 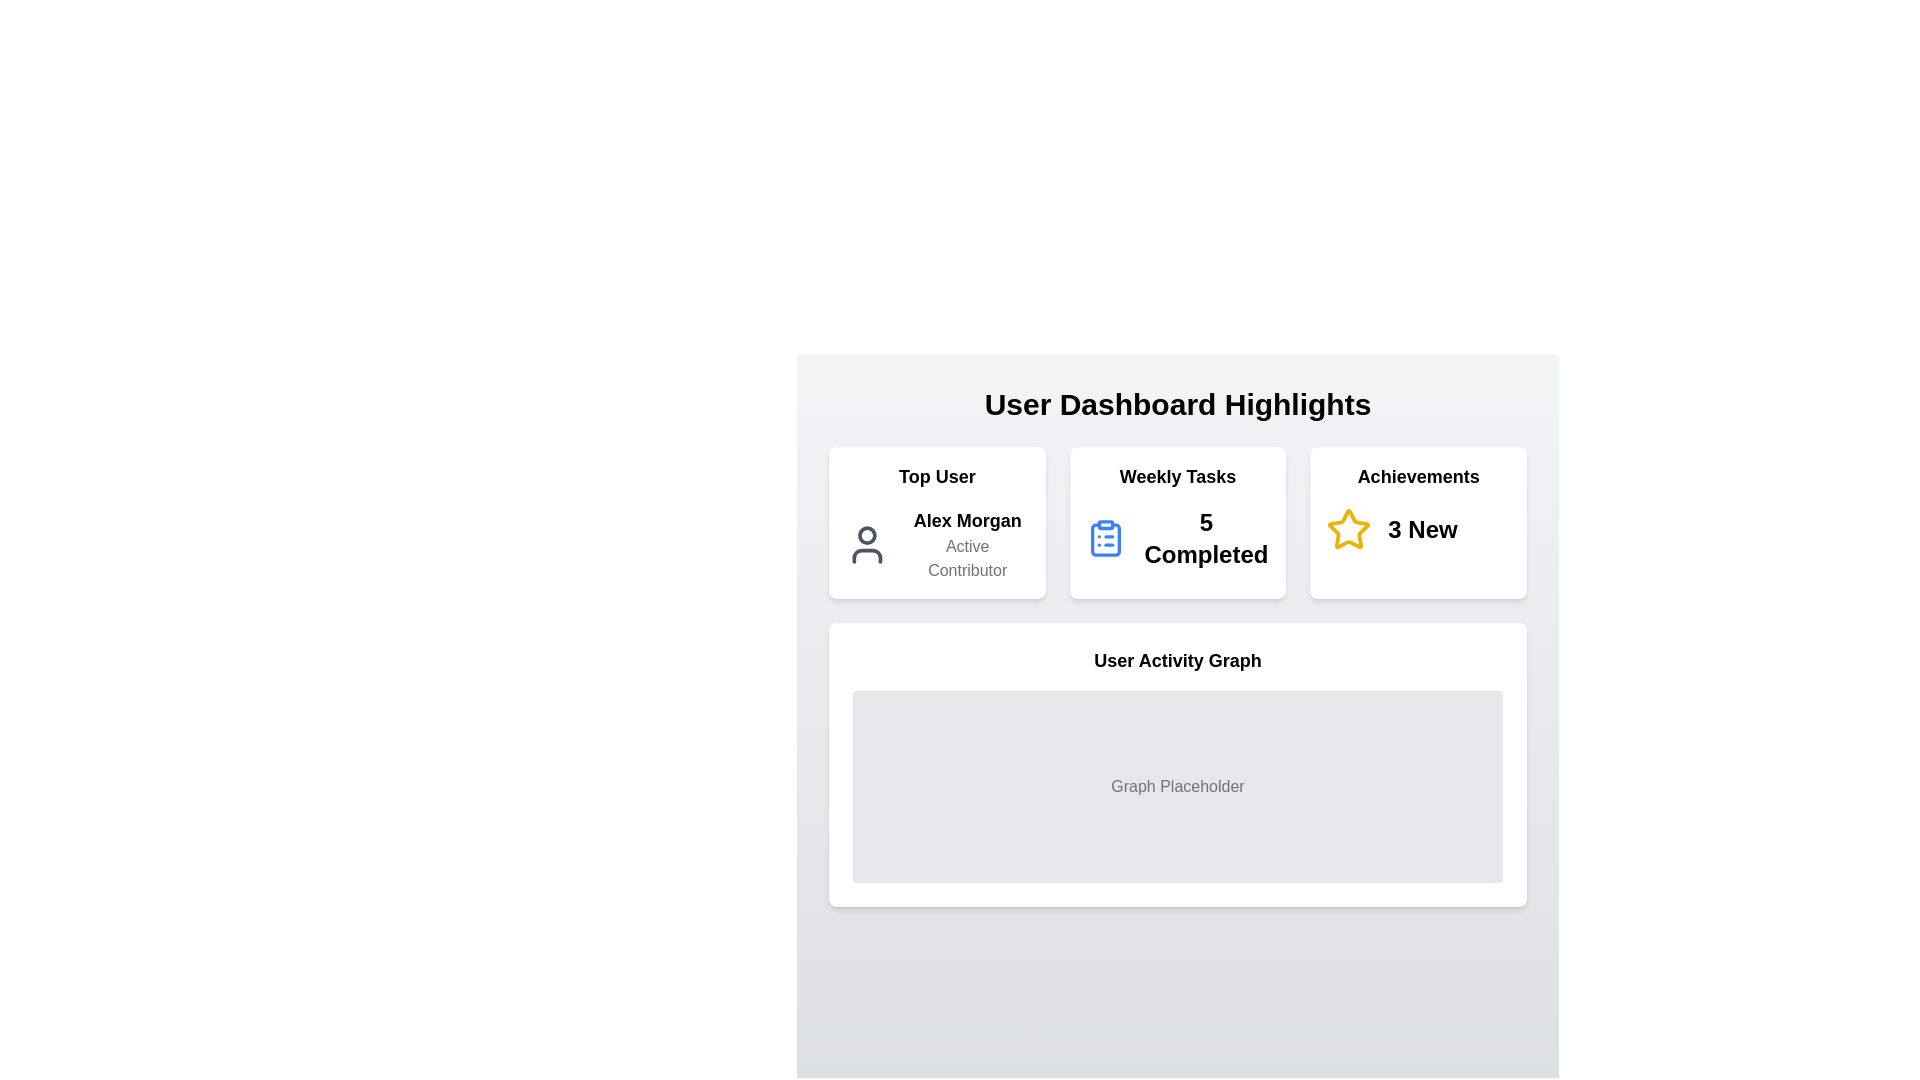 What do you see at coordinates (1177, 660) in the screenshot?
I see `the Text label which serves as a title or heading for the content, located within a white, rounded rectangular card above the Graph Placeholder` at bounding box center [1177, 660].